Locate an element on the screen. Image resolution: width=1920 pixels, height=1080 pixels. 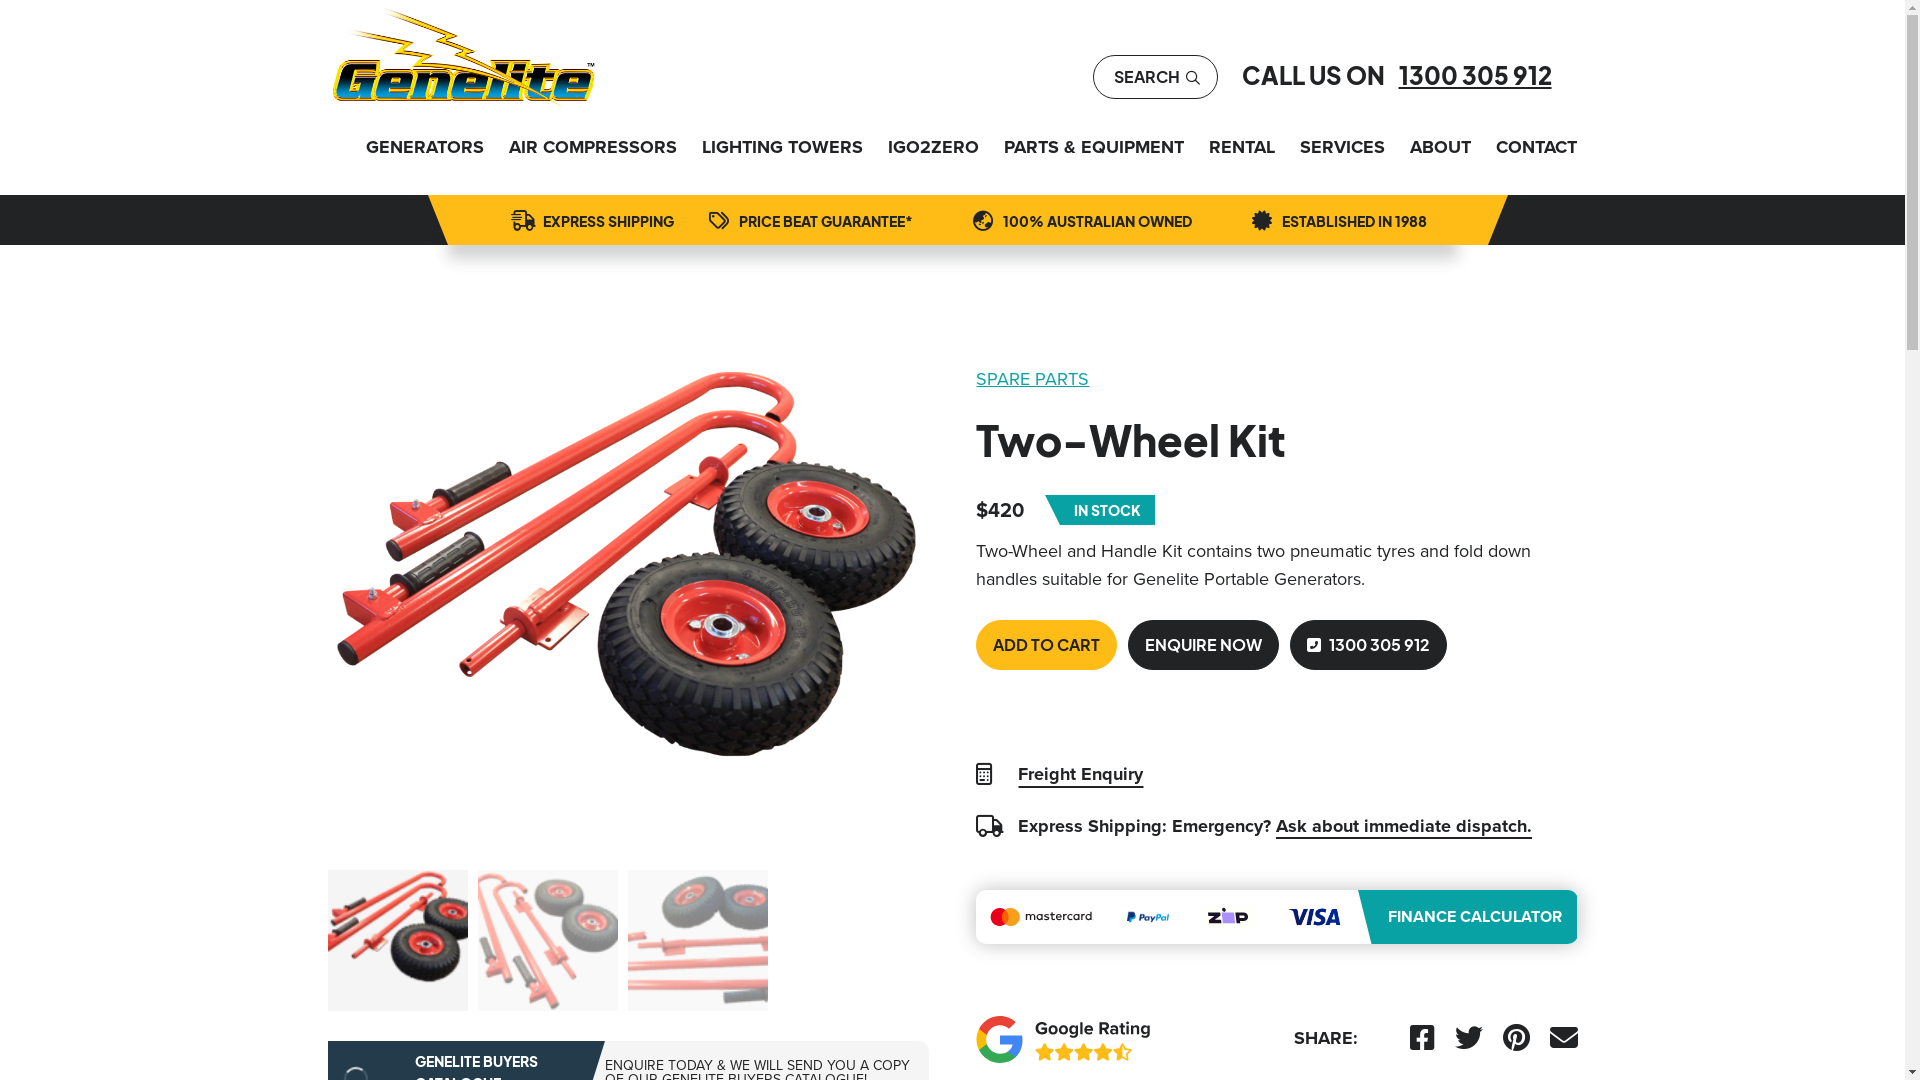
'Freight Enquiry' is located at coordinates (1079, 773).